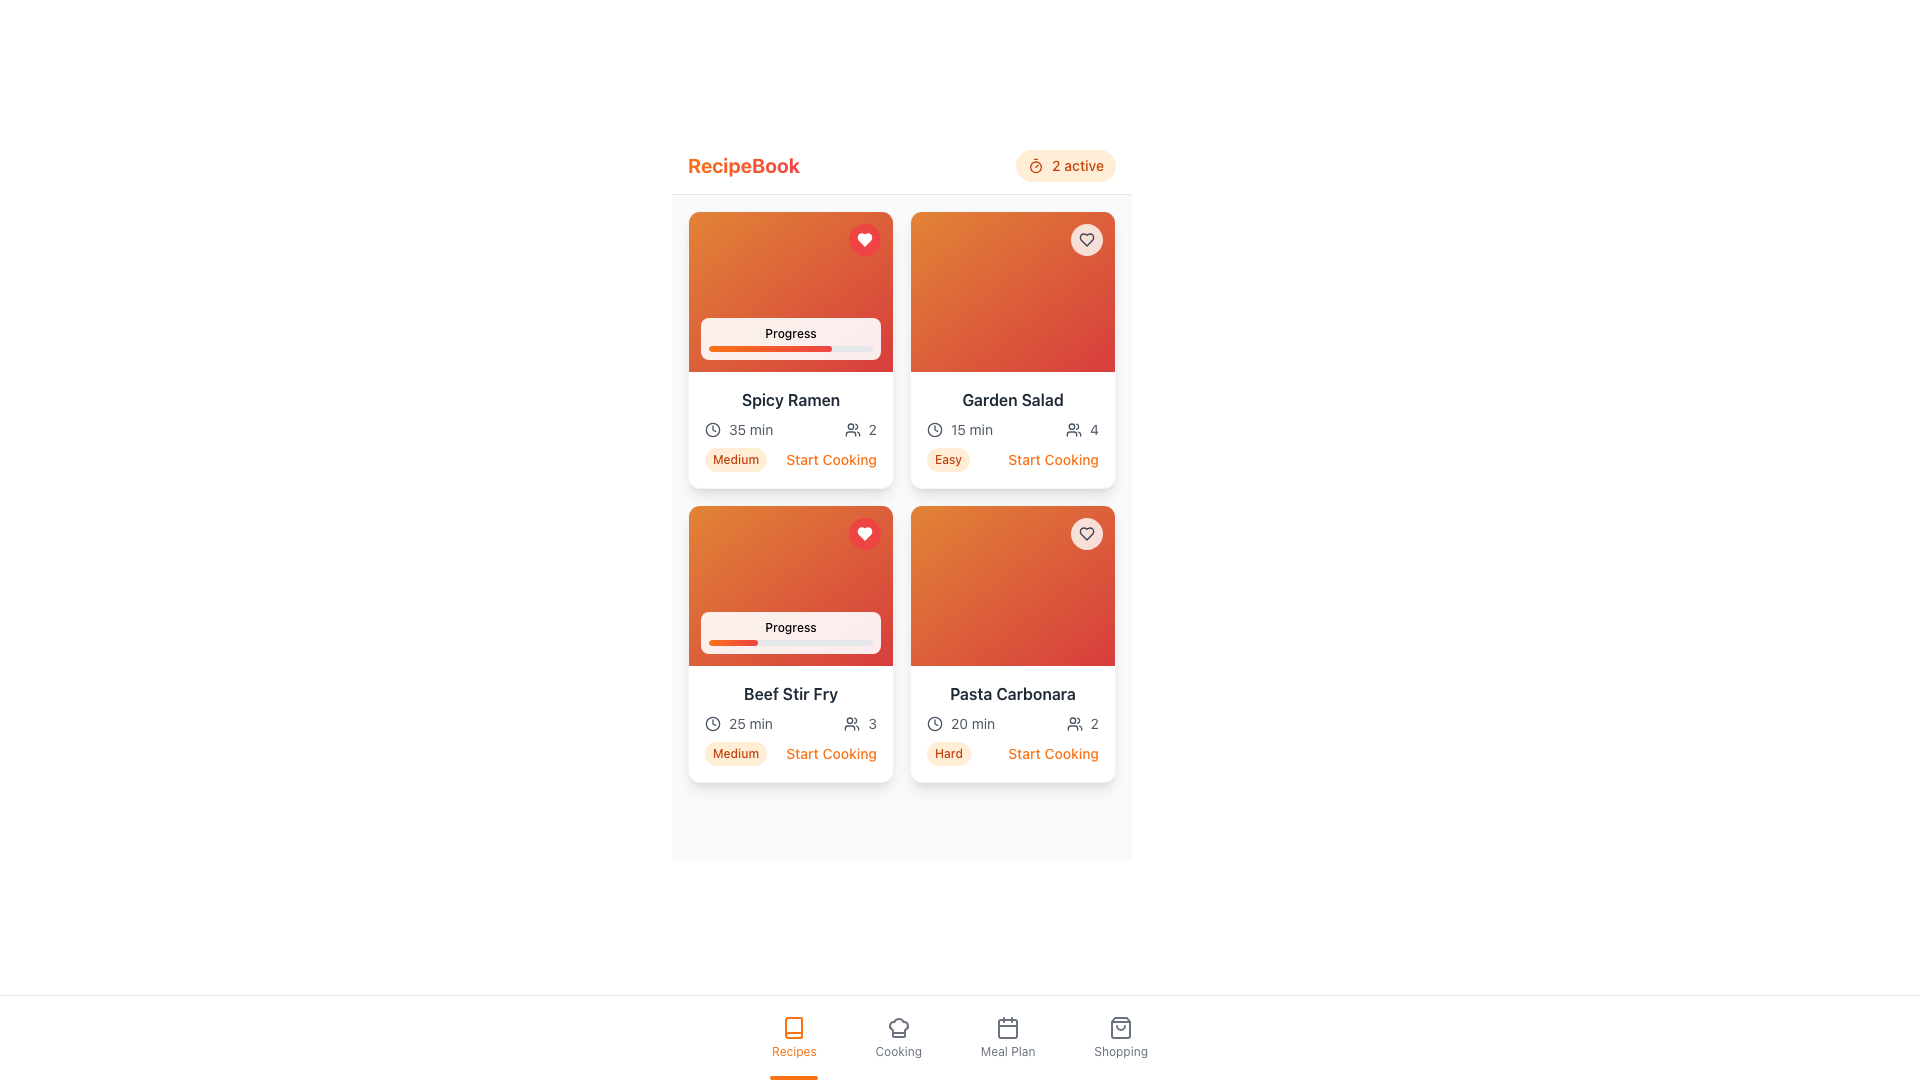 Image resolution: width=1920 pixels, height=1080 pixels. What do you see at coordinates (852, 724) in the screenshot?
I see `the icon indicating the number of people or servings associated with the 'Beef Stir Fry' recipe, located next to the text '3' and above the 'Medium' difficulty label` at bounding box center [852, 724].